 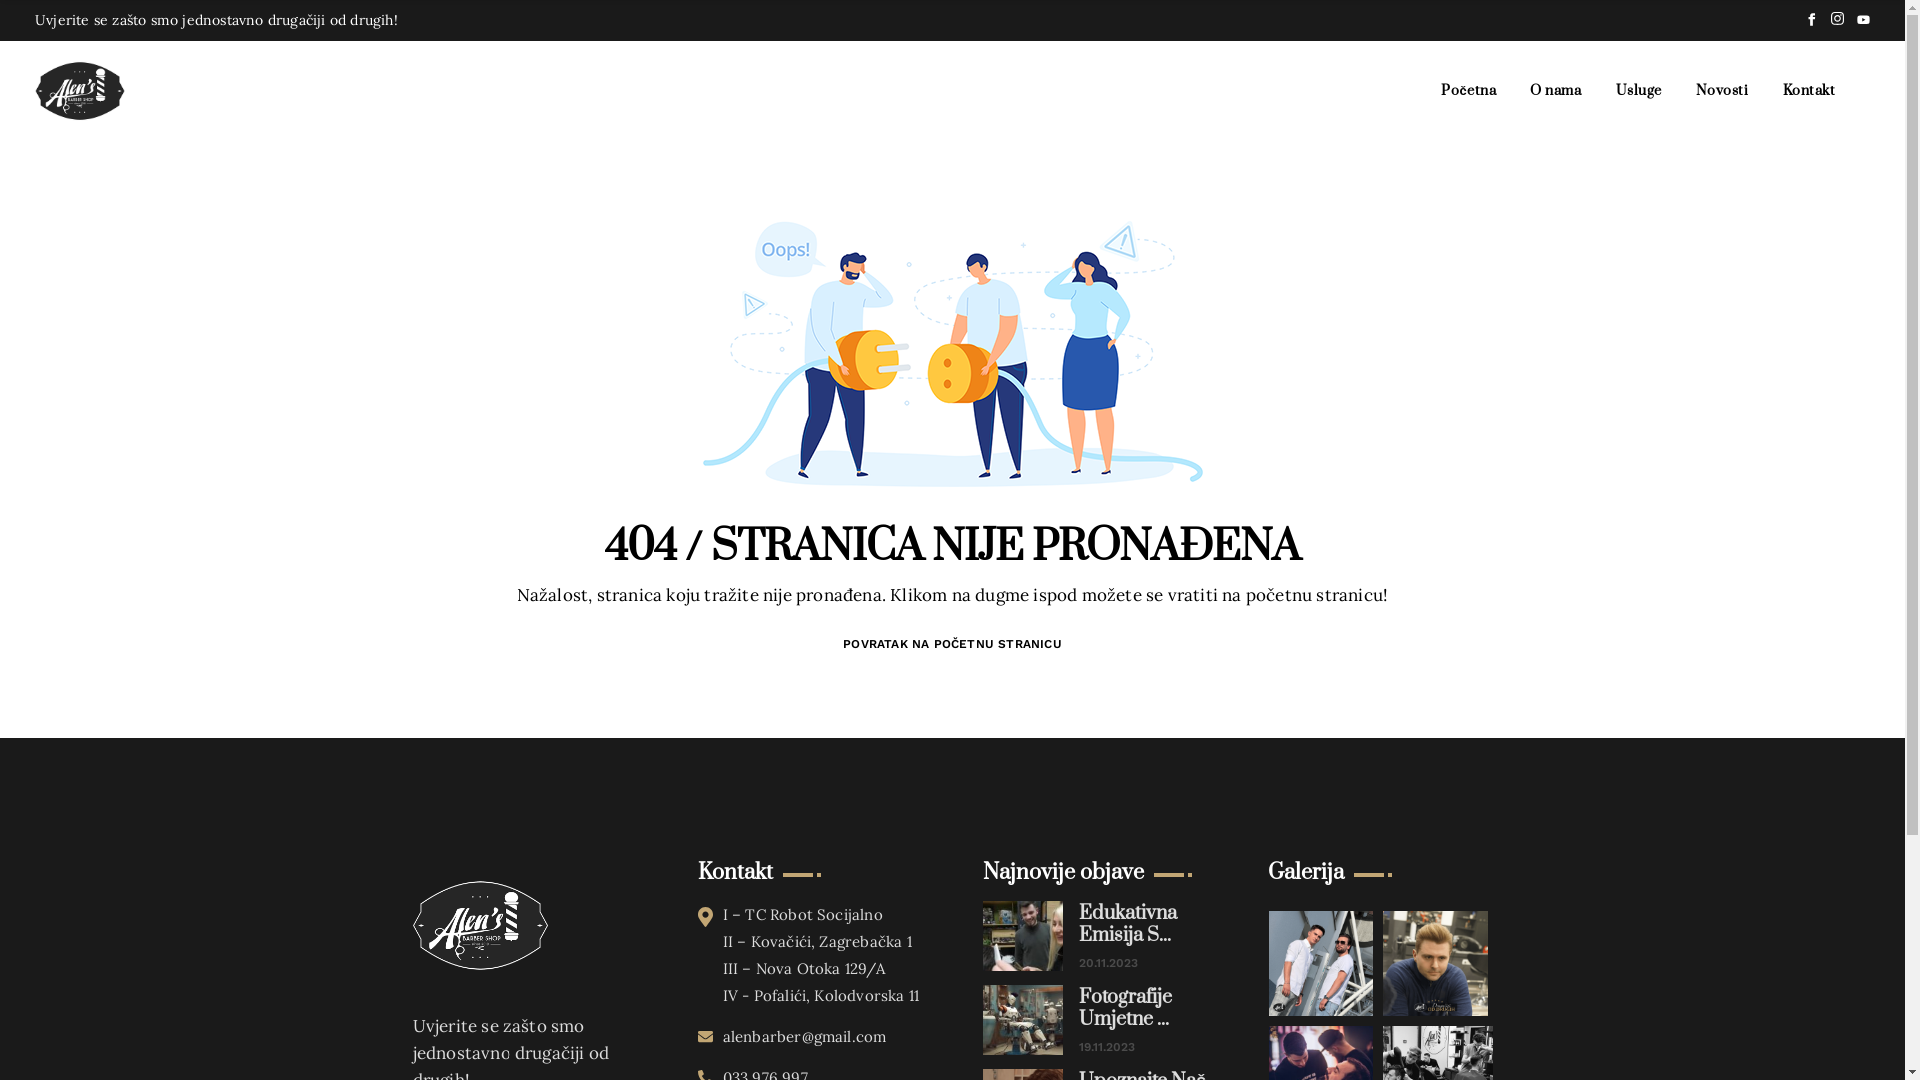 I want to click on 'O nama', so click(x=1554, y=91).